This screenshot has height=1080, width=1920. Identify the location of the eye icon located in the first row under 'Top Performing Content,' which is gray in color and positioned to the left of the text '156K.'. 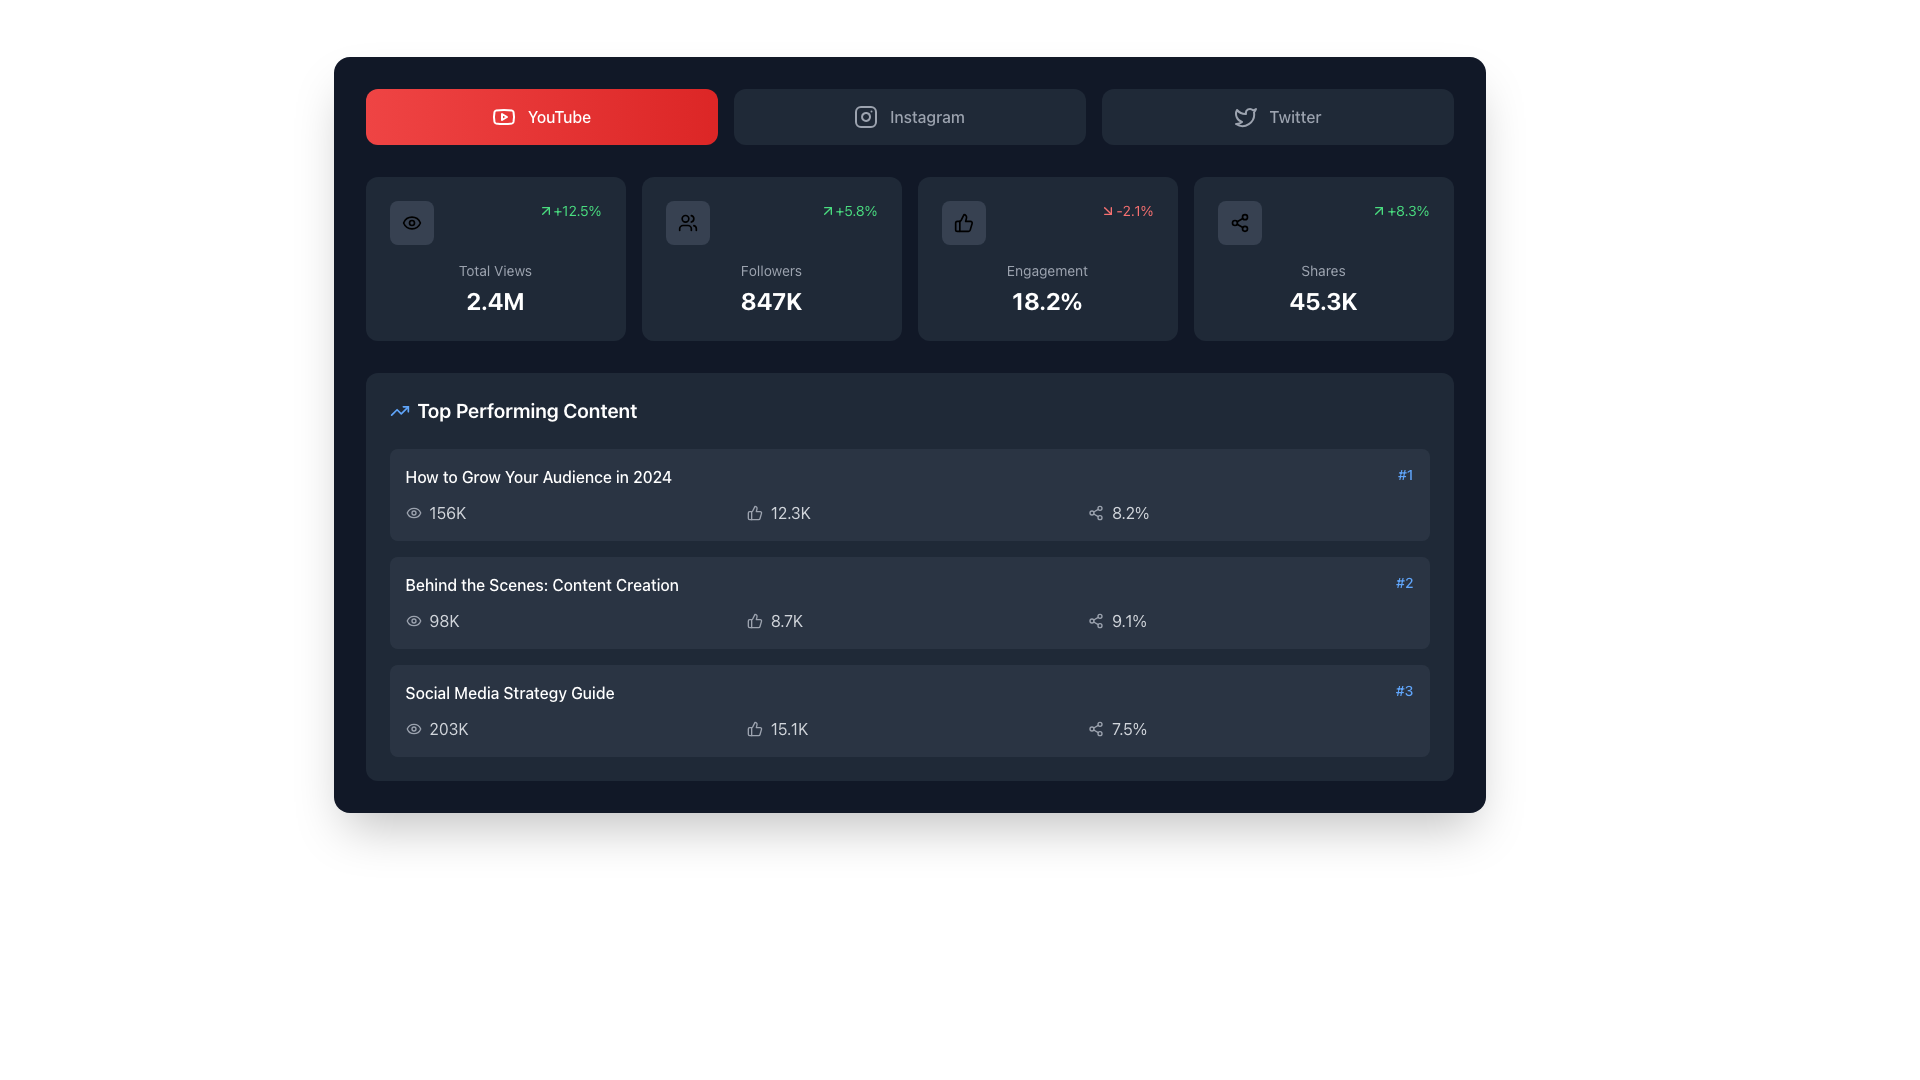
(412, 512).